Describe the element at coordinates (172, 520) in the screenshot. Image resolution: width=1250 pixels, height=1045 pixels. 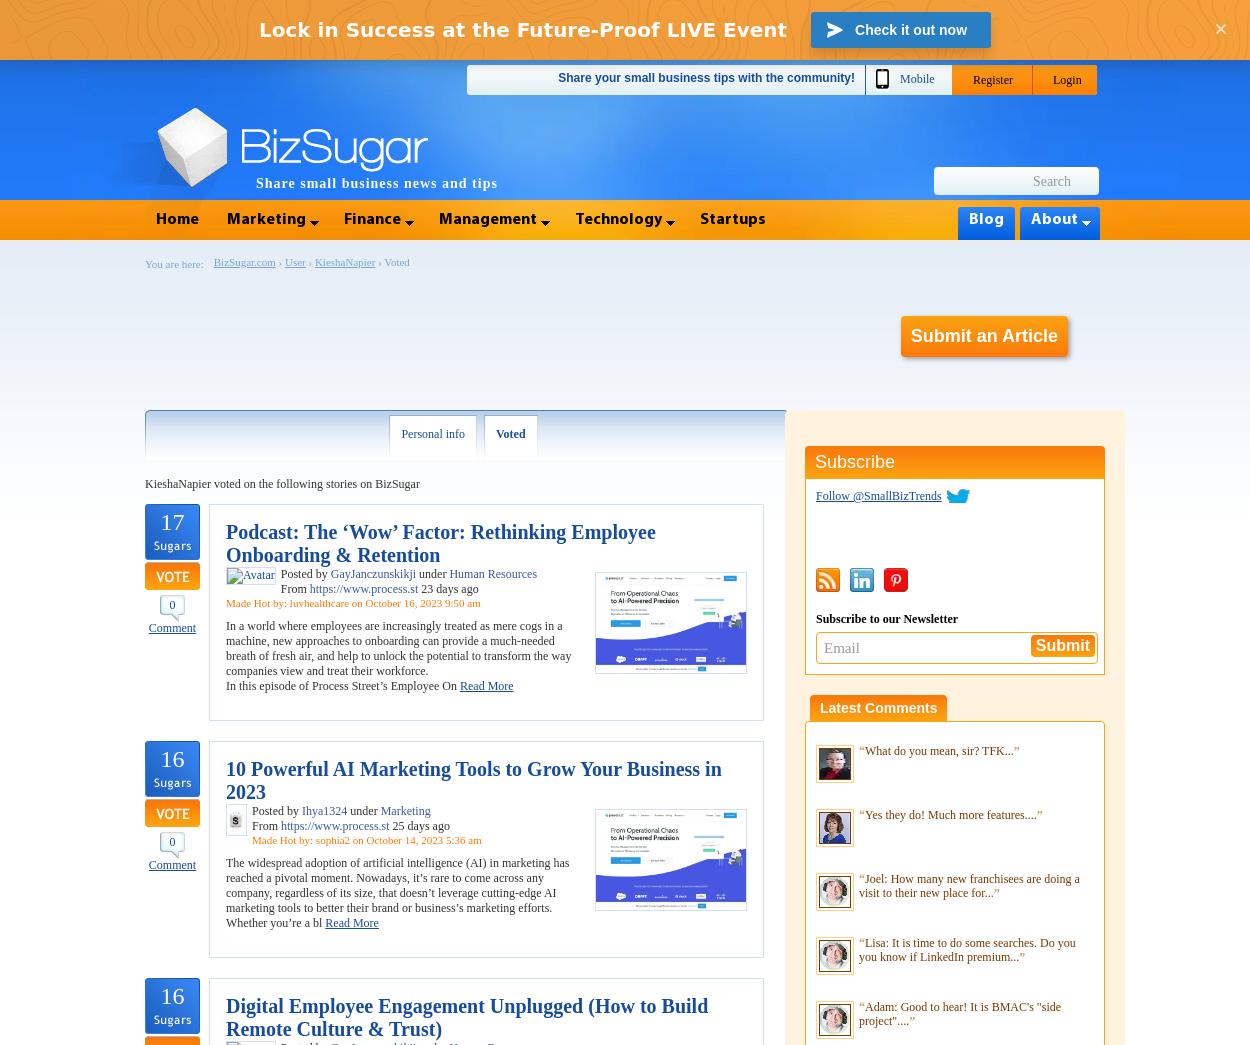
I see `'17'` at that location.